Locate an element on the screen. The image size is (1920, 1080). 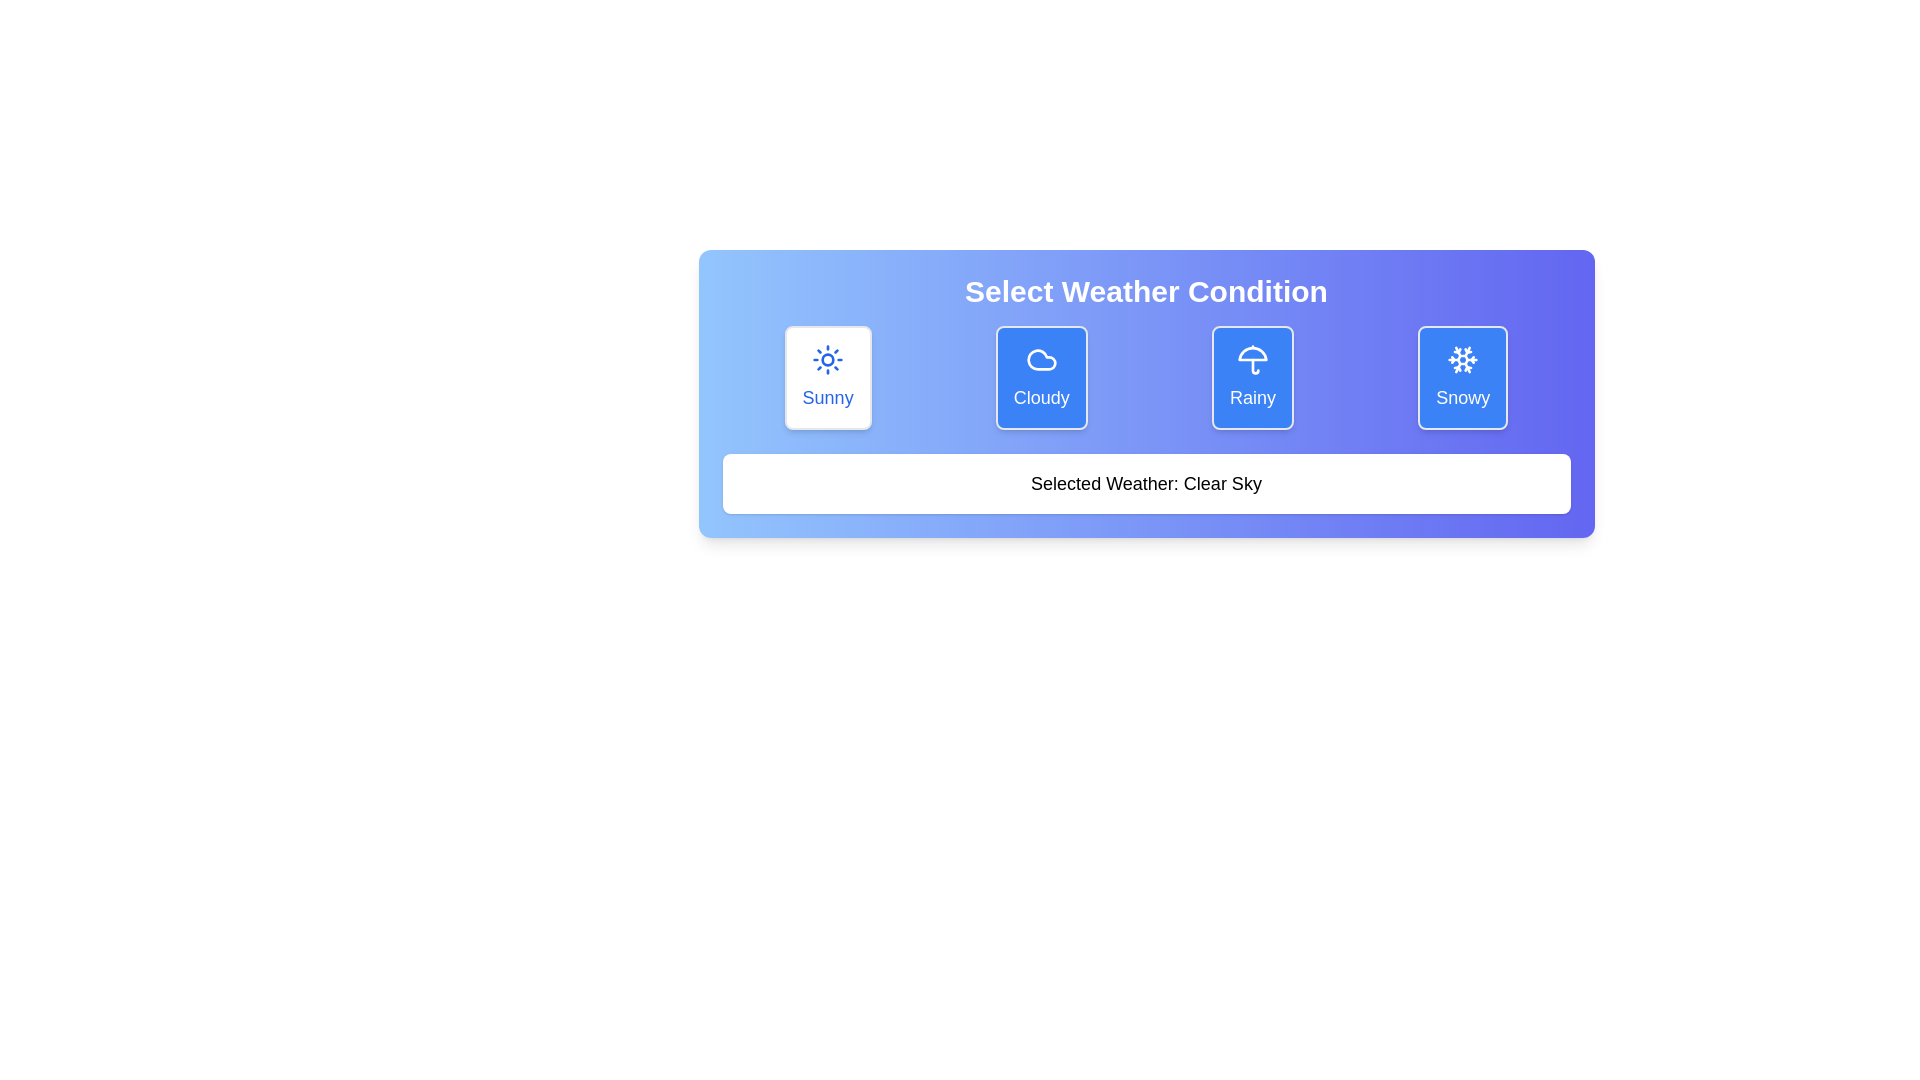
the 'Cloudy' button, which is a rectangular button with rounded corners, styled with a blue background and containing a cloud icon above the text label saying 'Cloudy' is located at coordinates (1040, 378).